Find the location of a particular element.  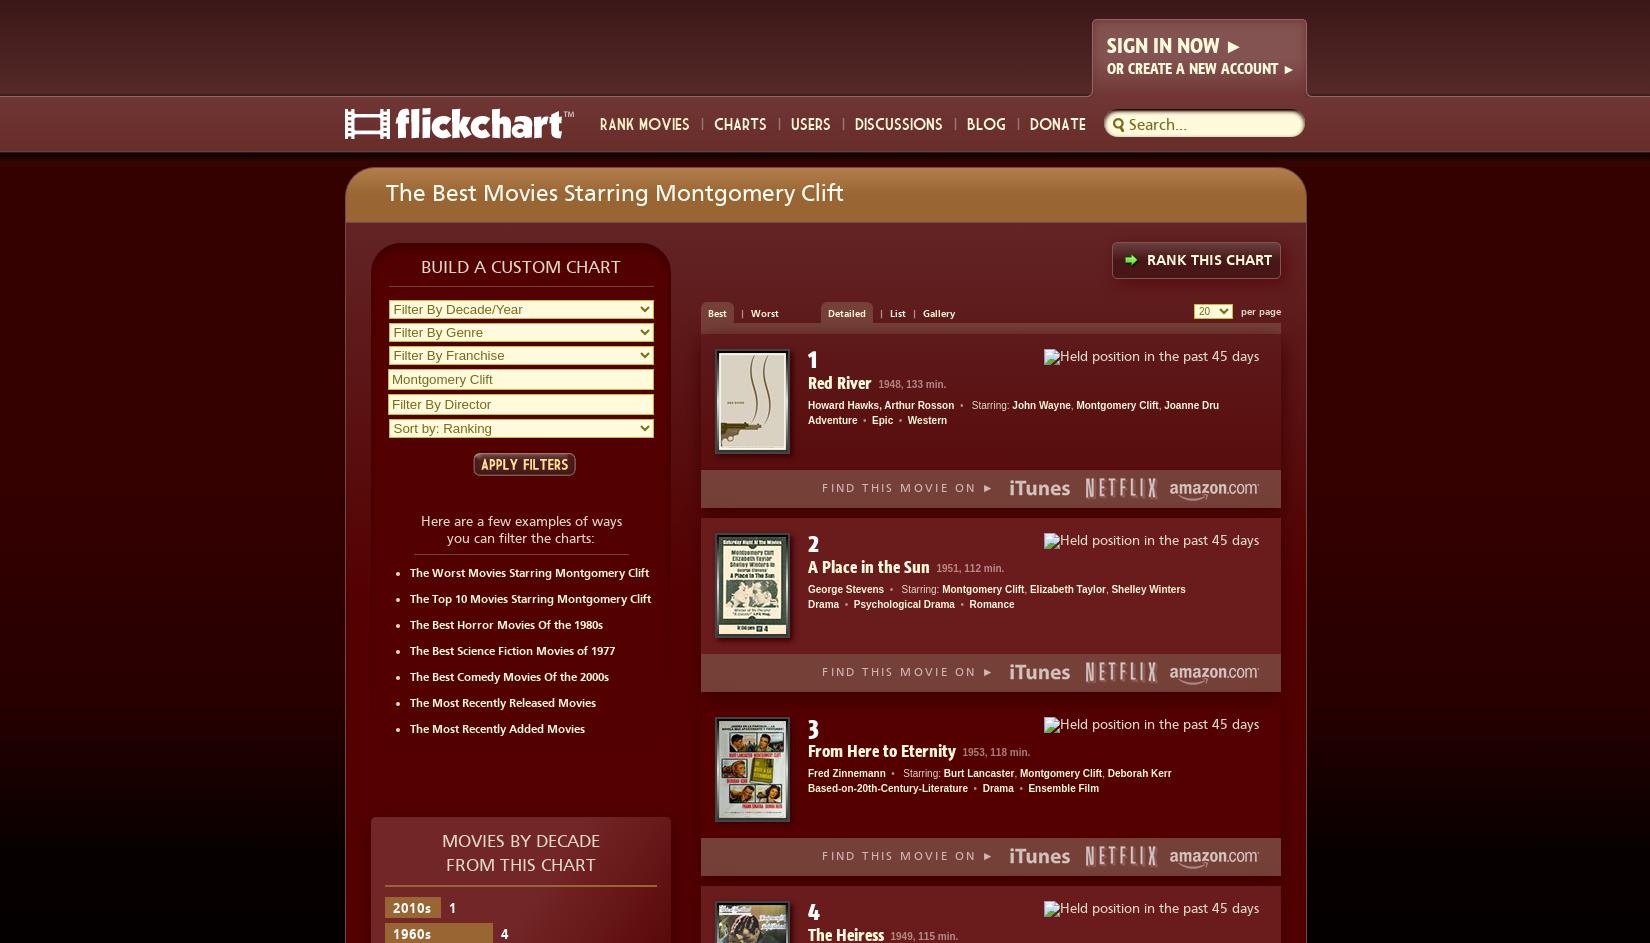

'or Create A New Account' is located at coordinates (1194, 68).